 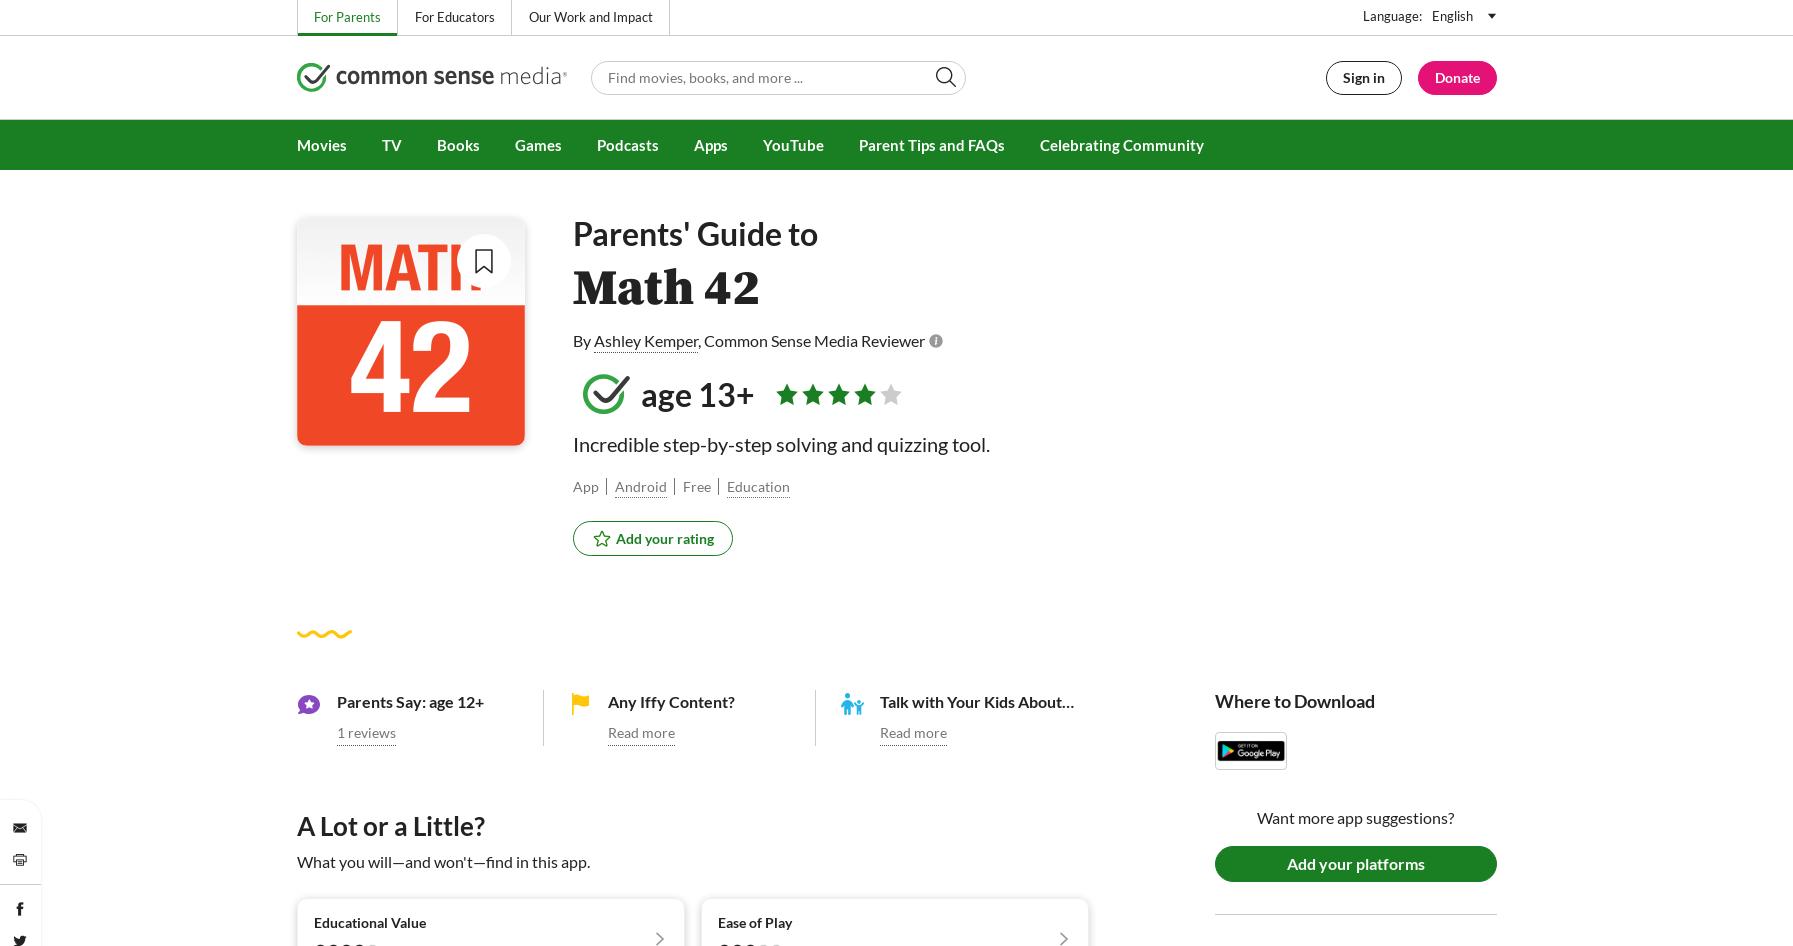 I want to click on 'Parents Say:', so click(x=379, y=700).